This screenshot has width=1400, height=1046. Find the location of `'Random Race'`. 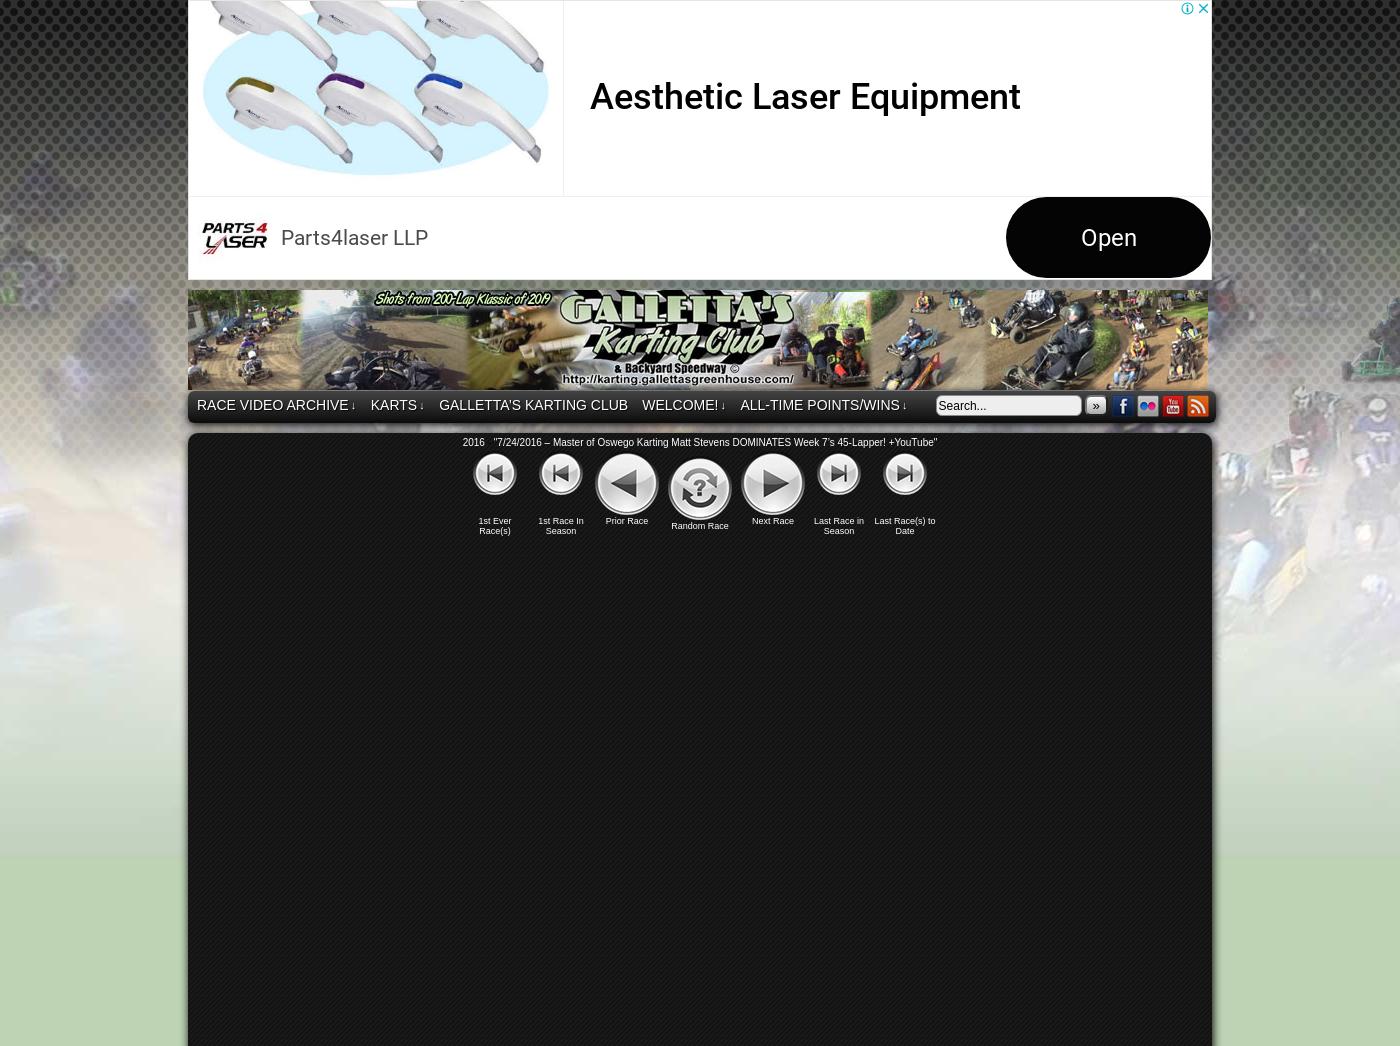

'Random Race' is located at coordinates (699, 525).